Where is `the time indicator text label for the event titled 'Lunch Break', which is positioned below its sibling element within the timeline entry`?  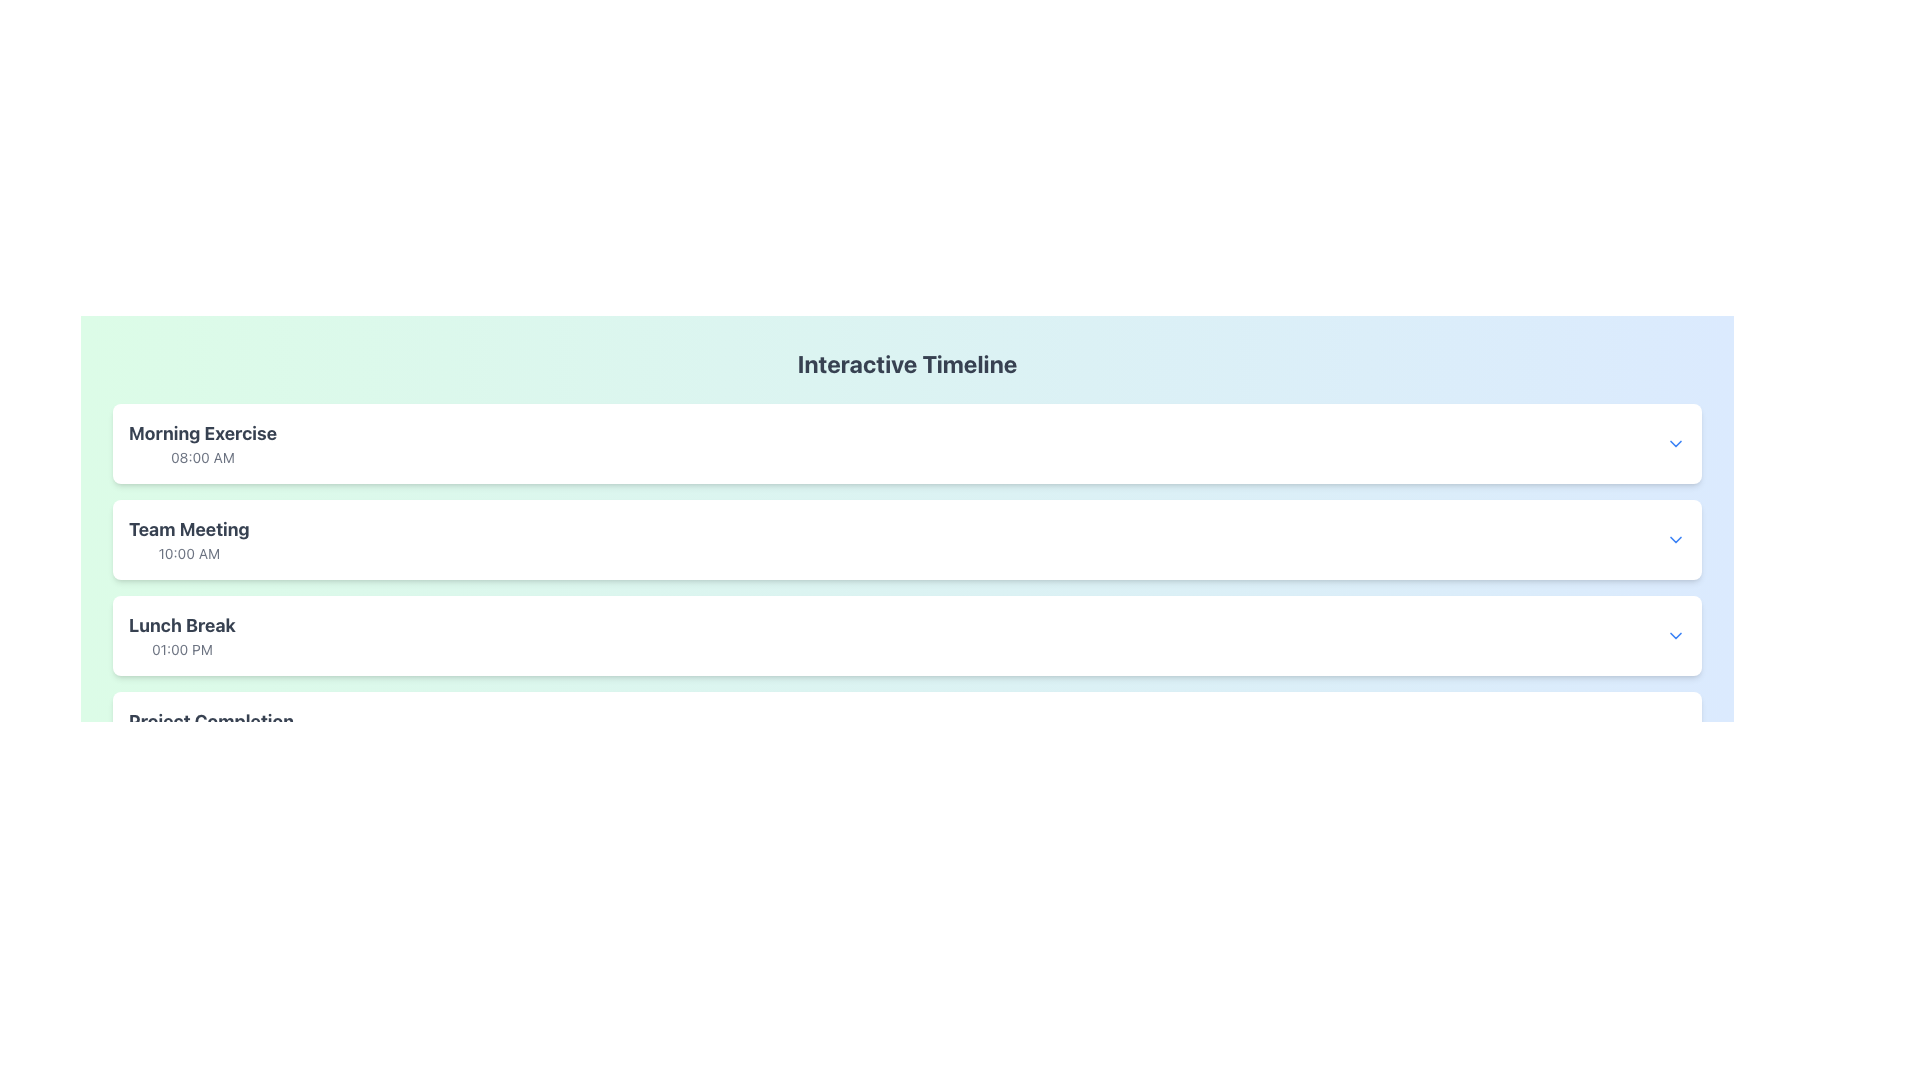
the time indicator text label for the event titled 'Lunch Break', which is positioned below its sibling element within the timeline entry is located at coordinates (182, 650).